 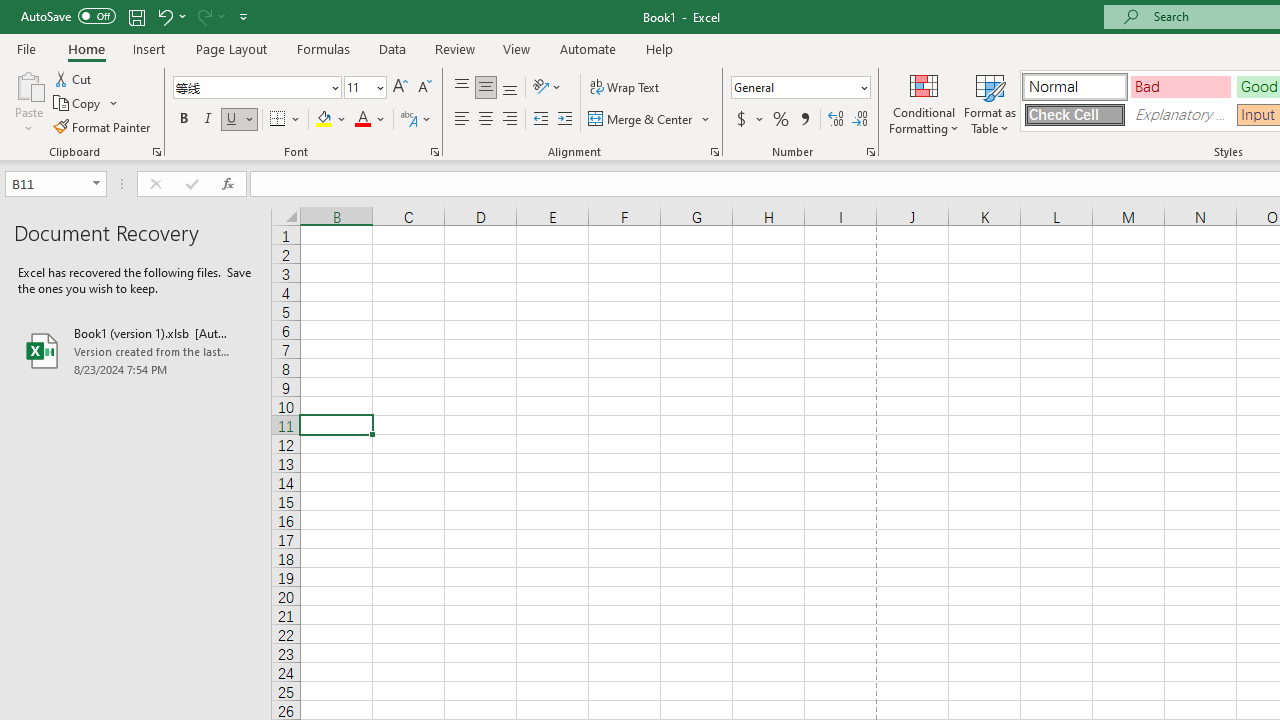 What do you see at coordinates (365, 86) in the screenshot?
I see `'Font Size'` at bounding box center [365, 86].